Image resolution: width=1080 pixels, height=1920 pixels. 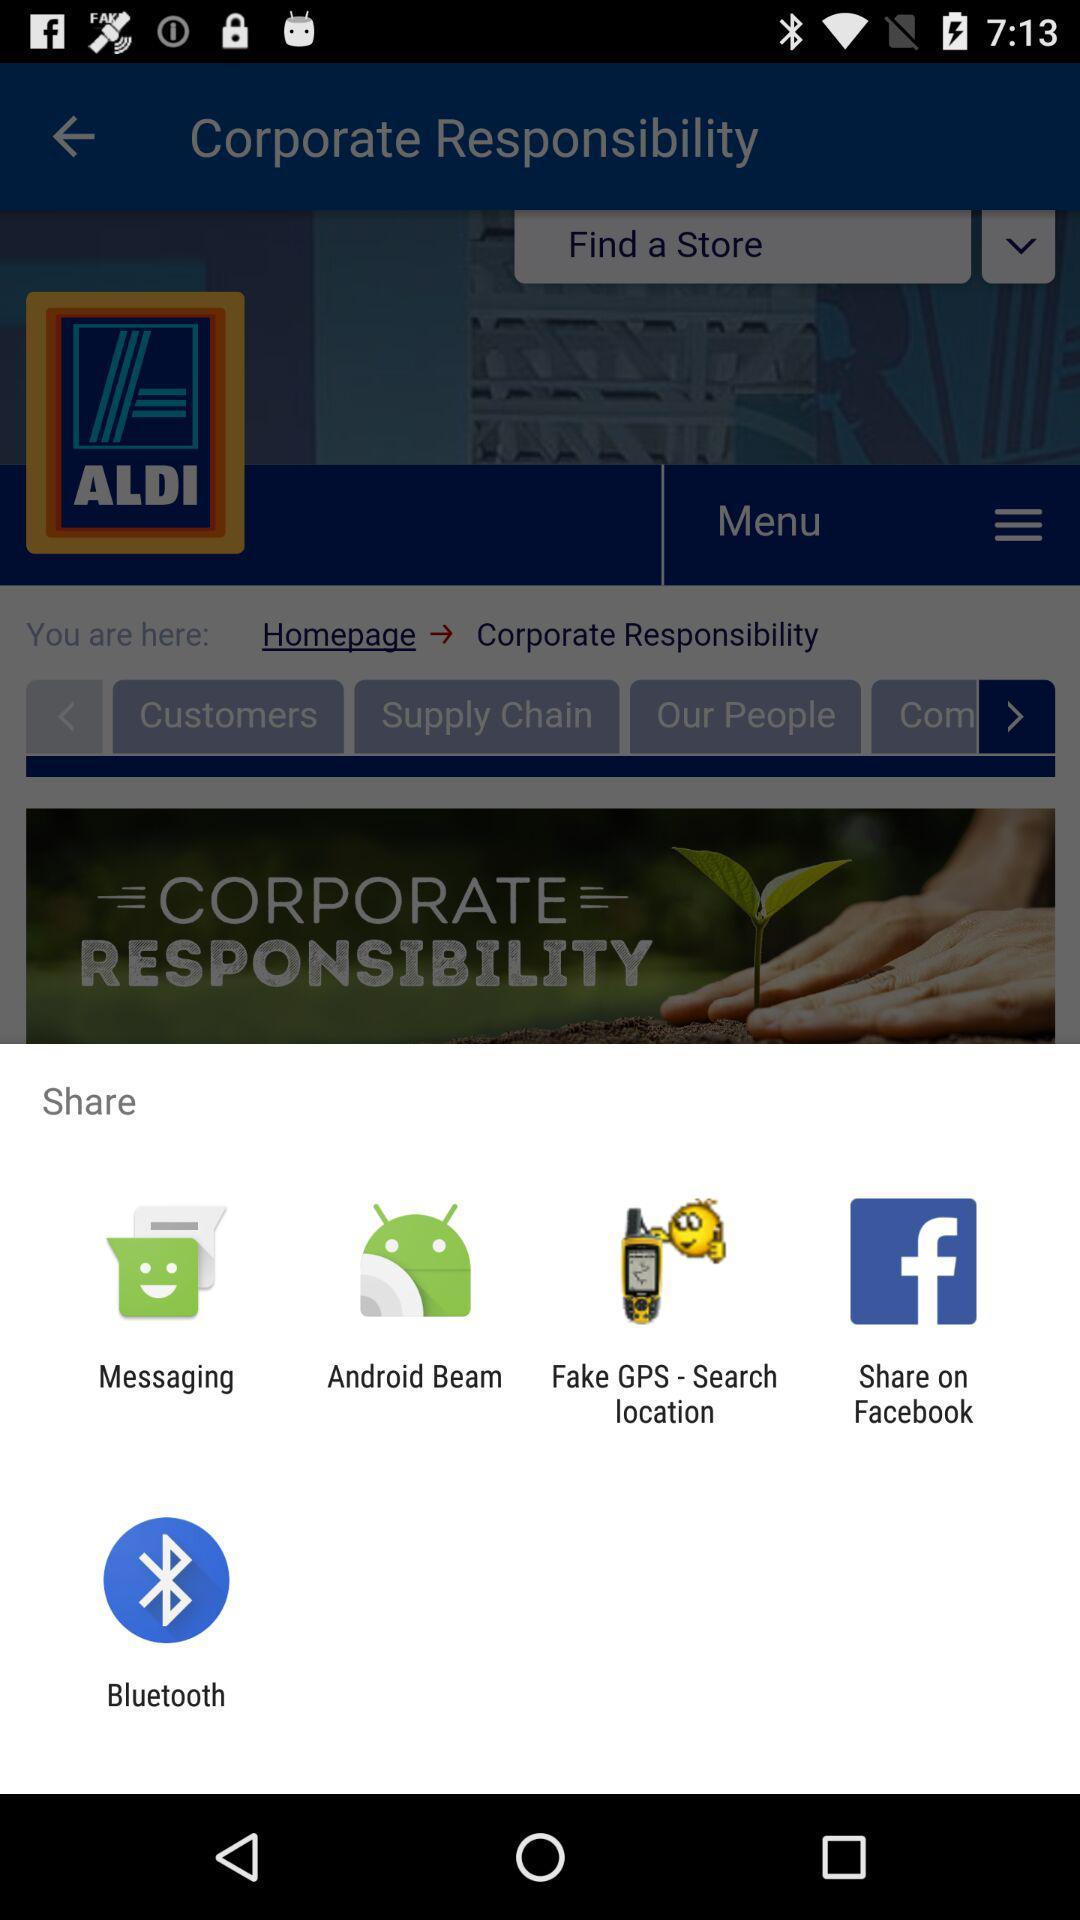 What do you see at coordinates (913, 1392) in the screenshot?
I see `icon next to the fake gps search app` at bounding box center [913, 1392].